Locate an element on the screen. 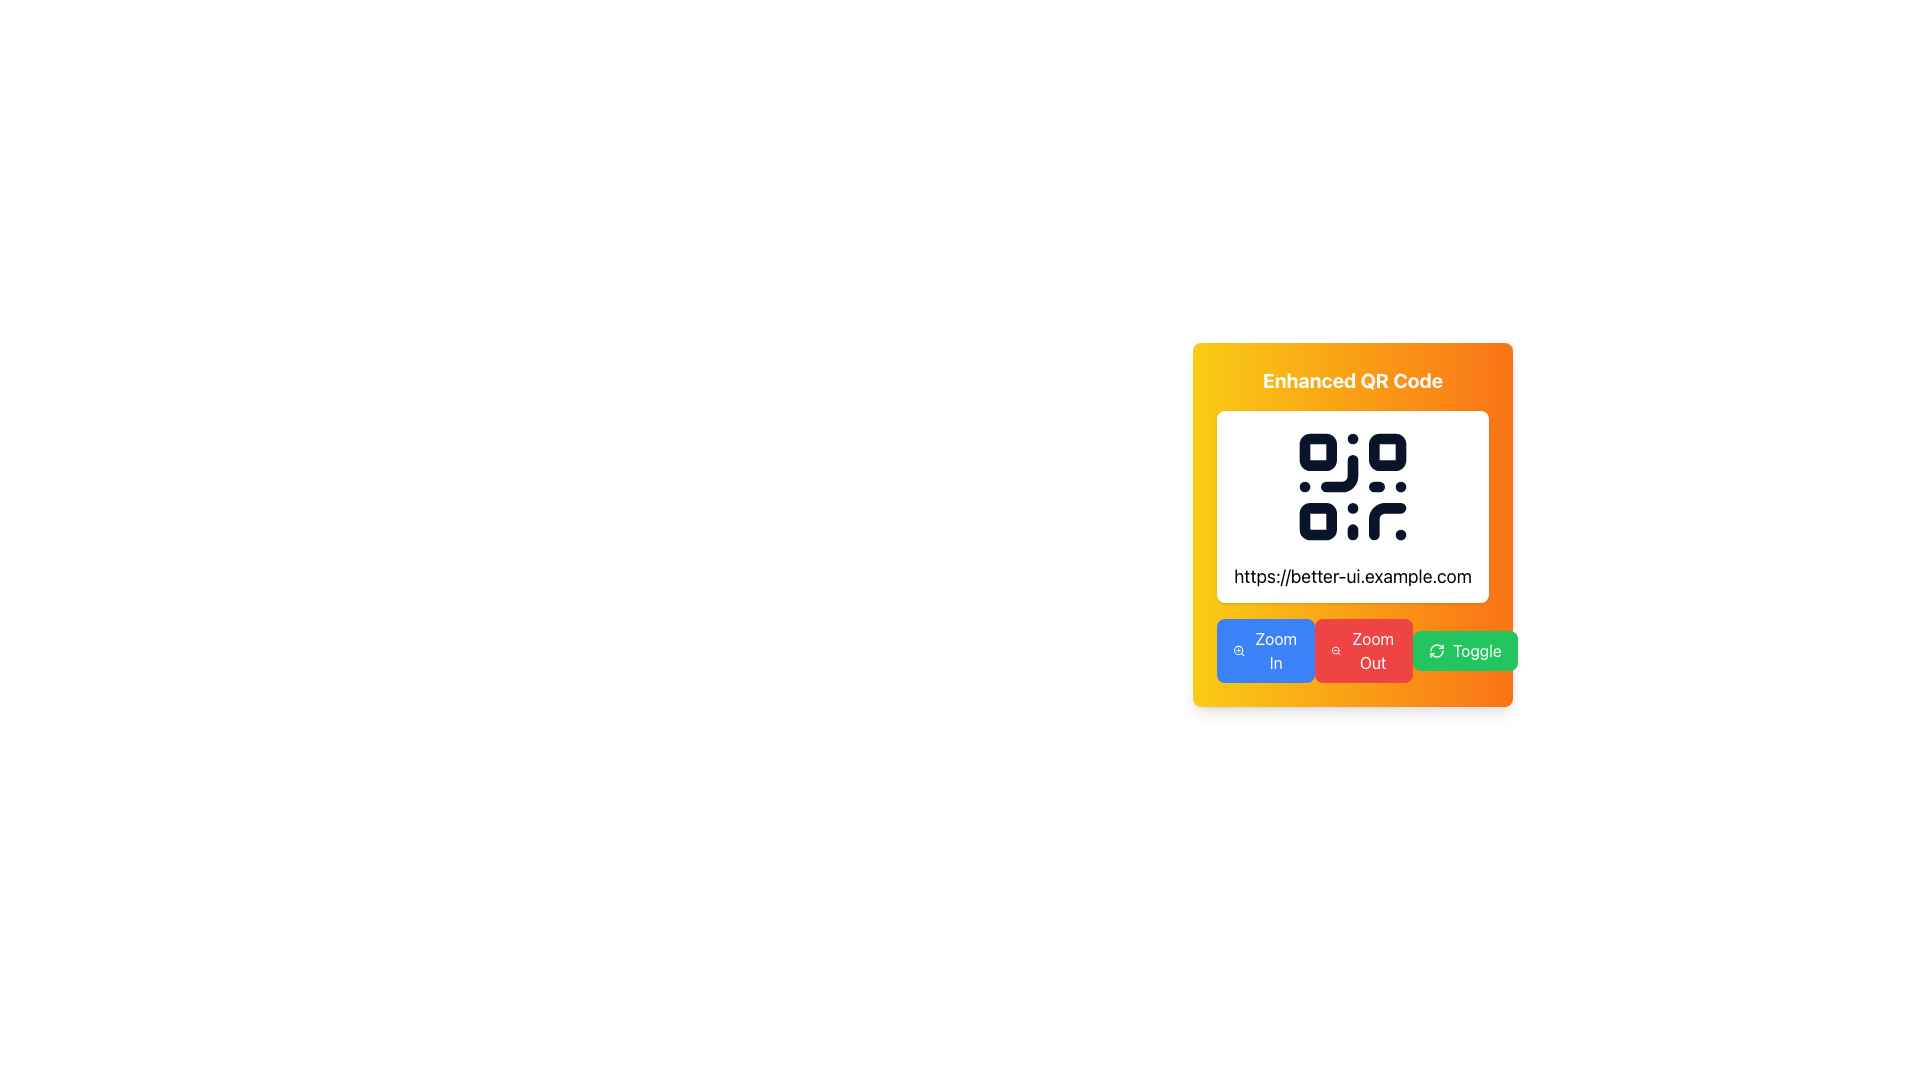  the third button in a horizontal row of three buttons located at the bottom of a card interface is located at coordinates (1465, 651).